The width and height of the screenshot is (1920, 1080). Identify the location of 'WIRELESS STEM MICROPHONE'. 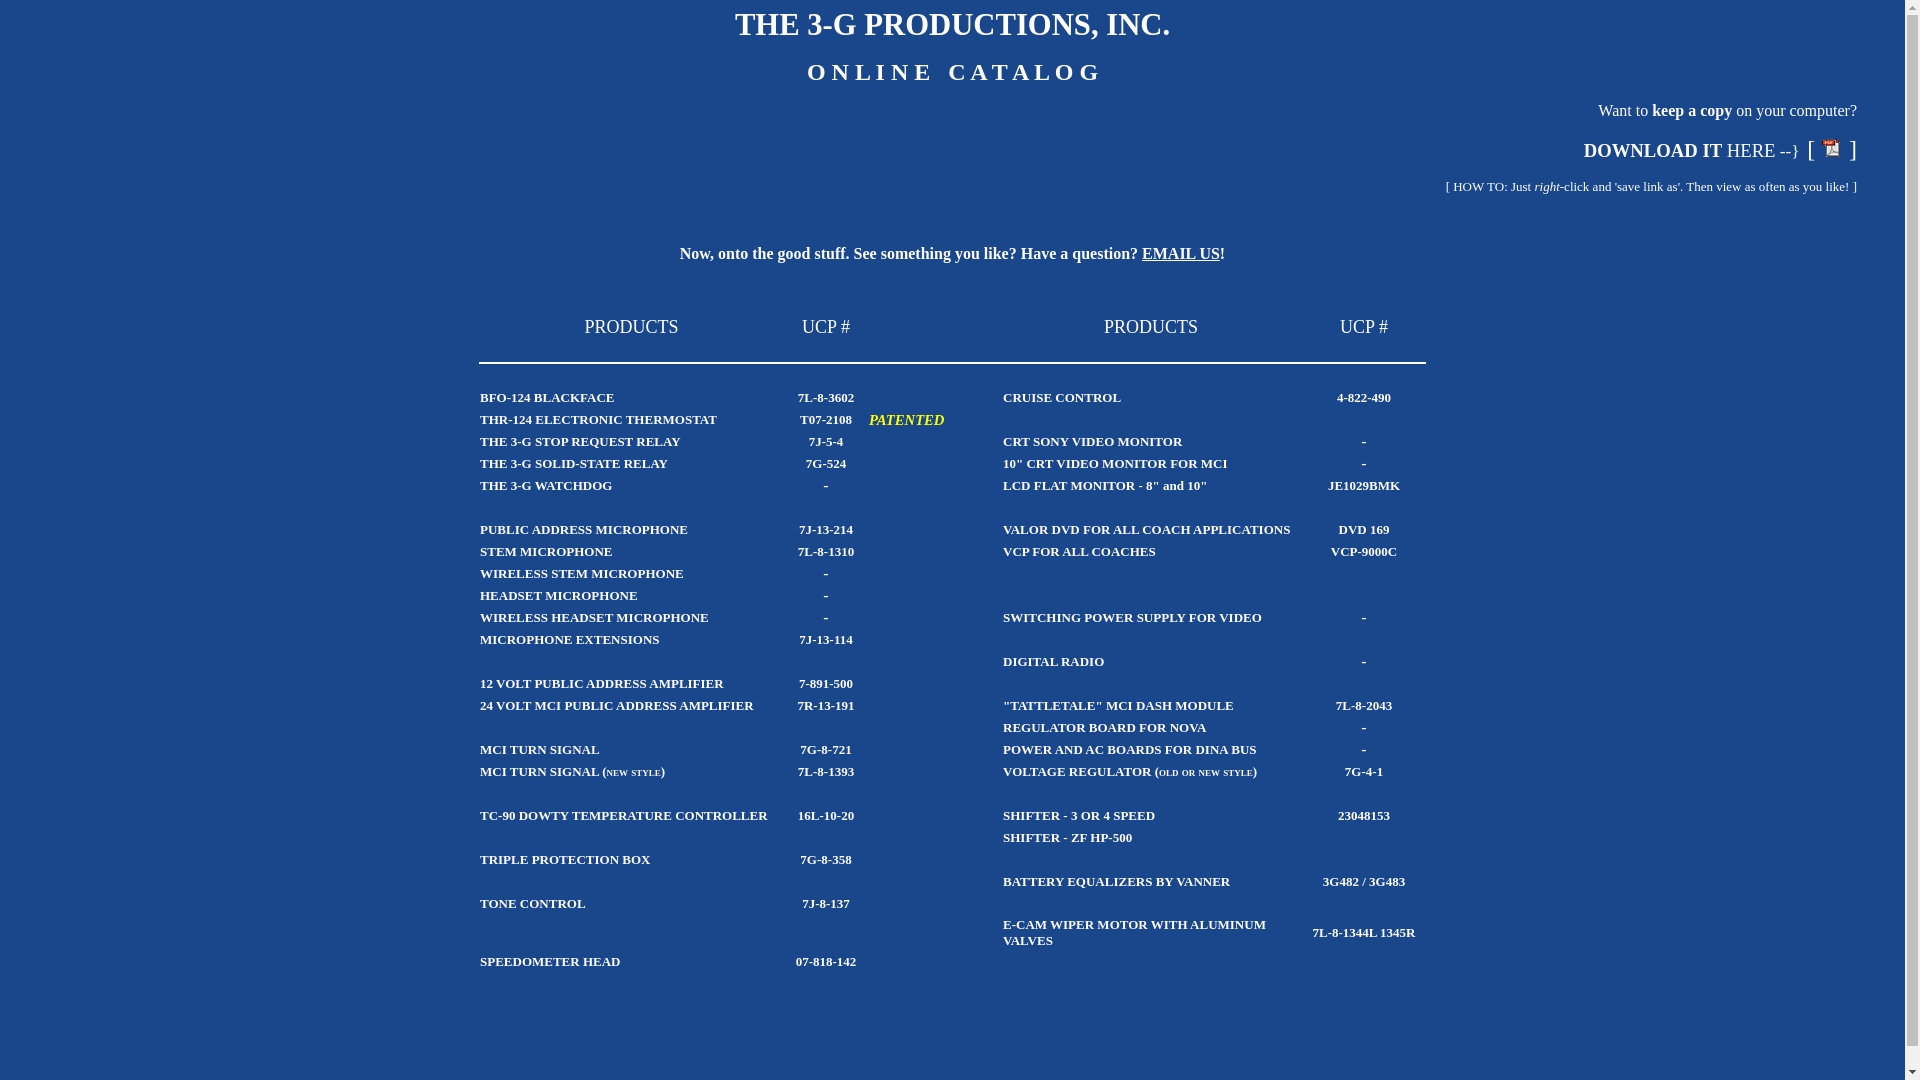
(580, 573).